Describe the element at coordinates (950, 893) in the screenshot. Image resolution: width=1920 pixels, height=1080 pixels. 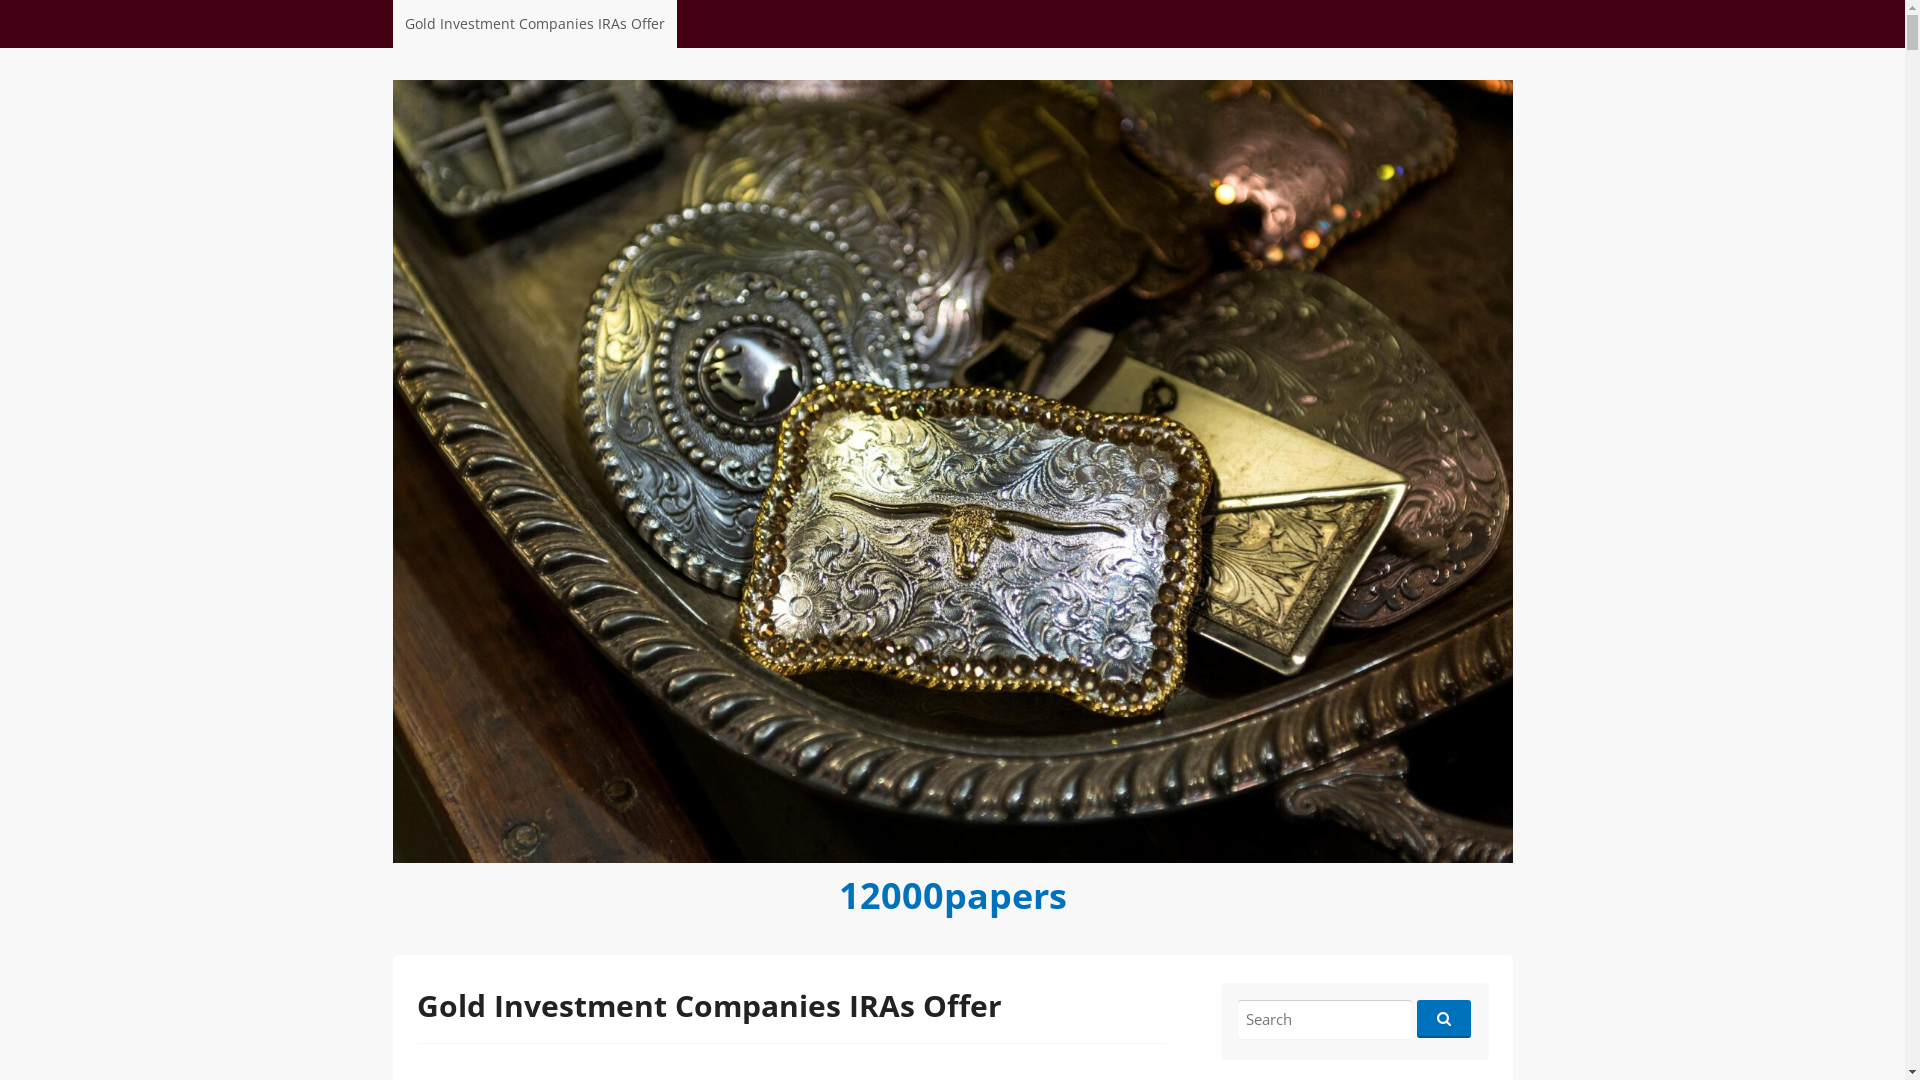
I see `'12000papers'` at that location.